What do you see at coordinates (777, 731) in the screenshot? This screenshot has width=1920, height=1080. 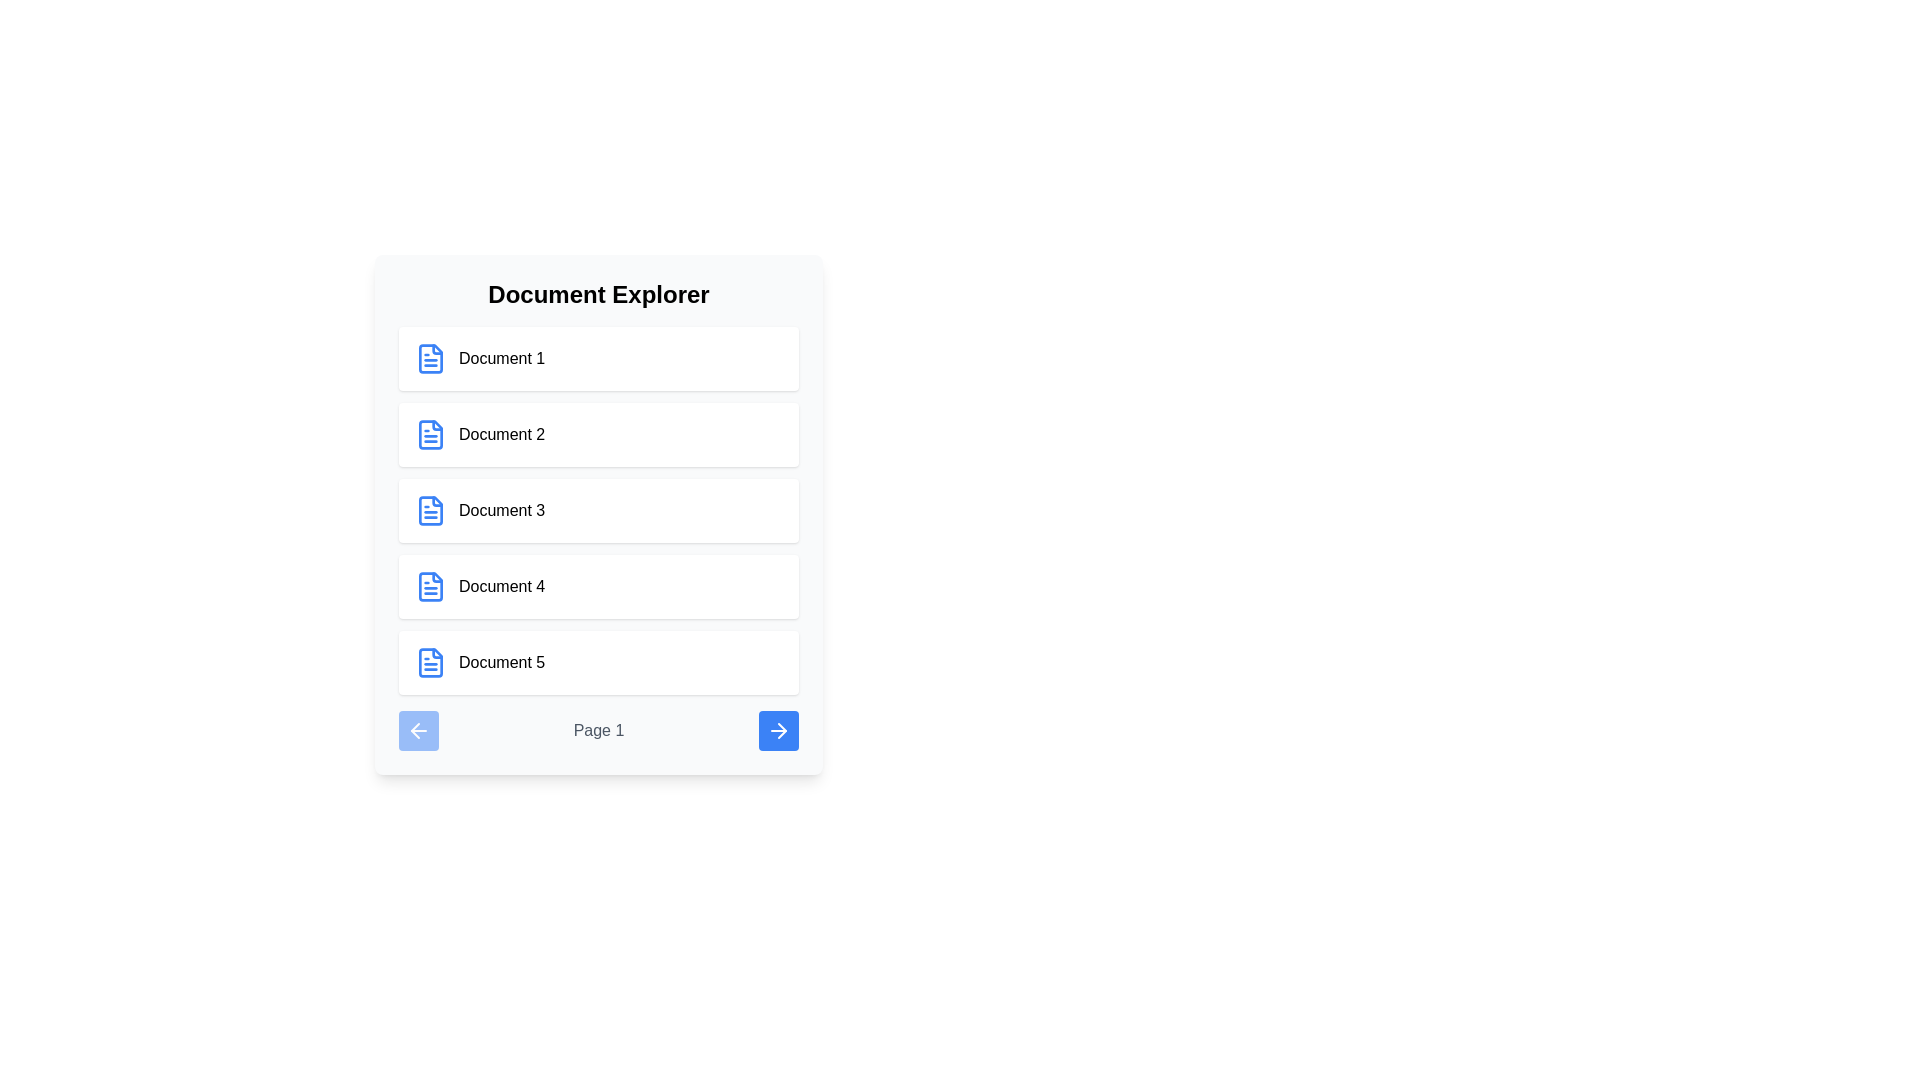 I see `the blue arrow button located in the bottom-right corner of the interface` at bounding box center [777, 731].